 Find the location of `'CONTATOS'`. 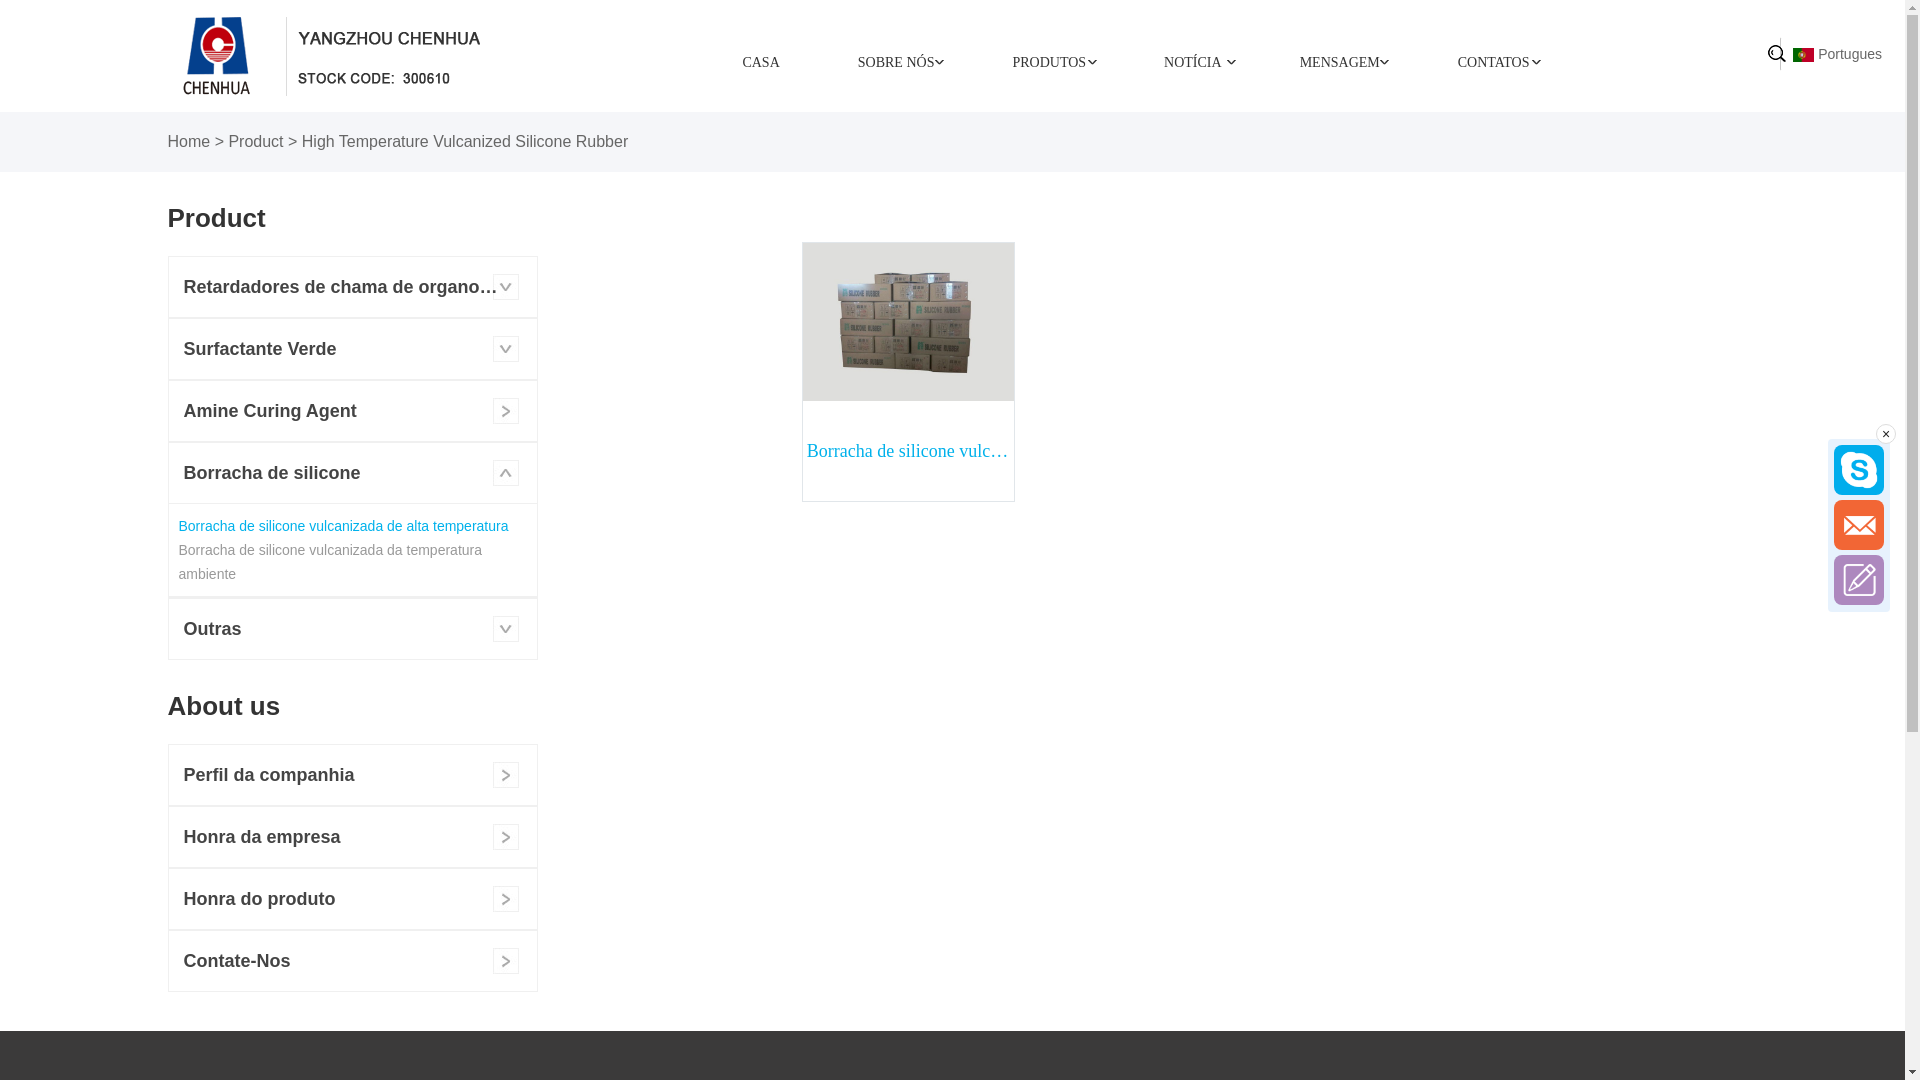

'CONTATOS' is located at coordinates (1418, 60).